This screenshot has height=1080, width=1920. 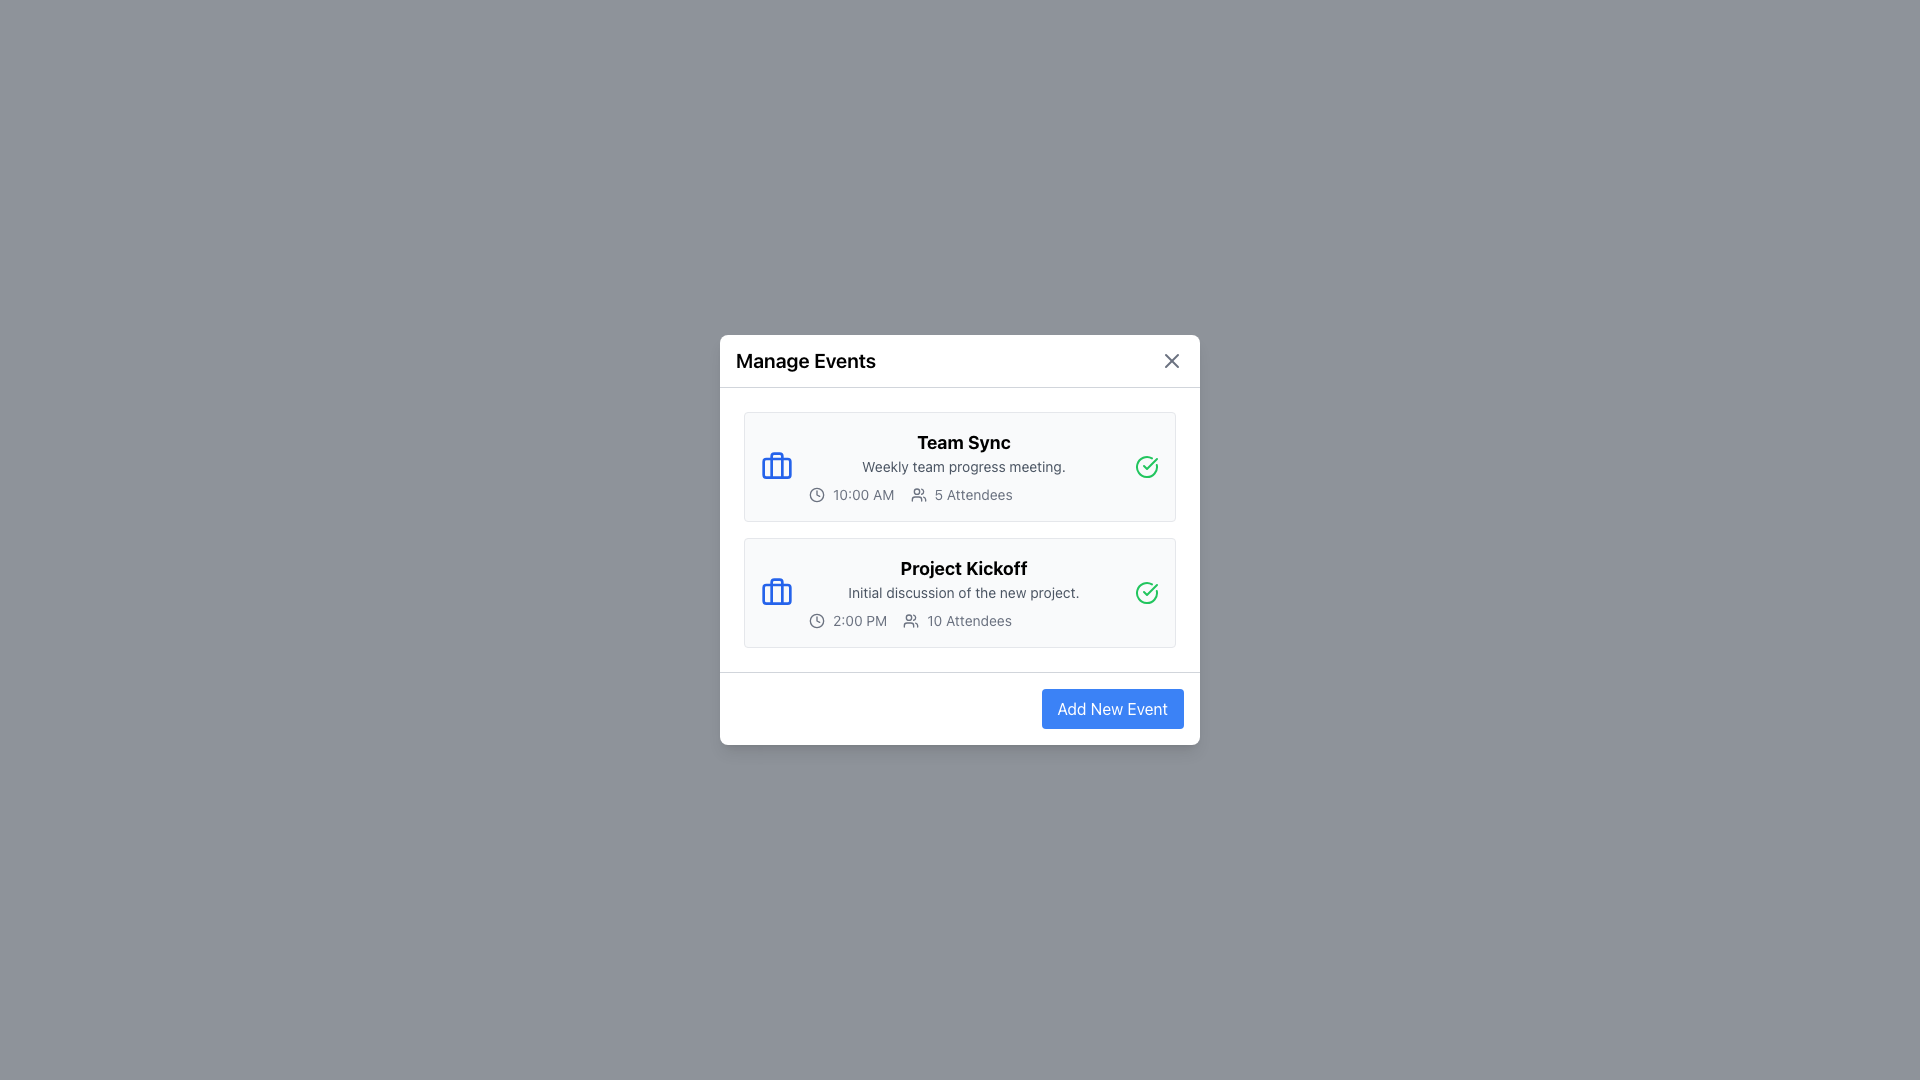 I want to click on supplementary details provided by the text label located directly below the 'Team Sync' title in the dialog, centered above the event's time and attendee count, so click(x=964, y=466).